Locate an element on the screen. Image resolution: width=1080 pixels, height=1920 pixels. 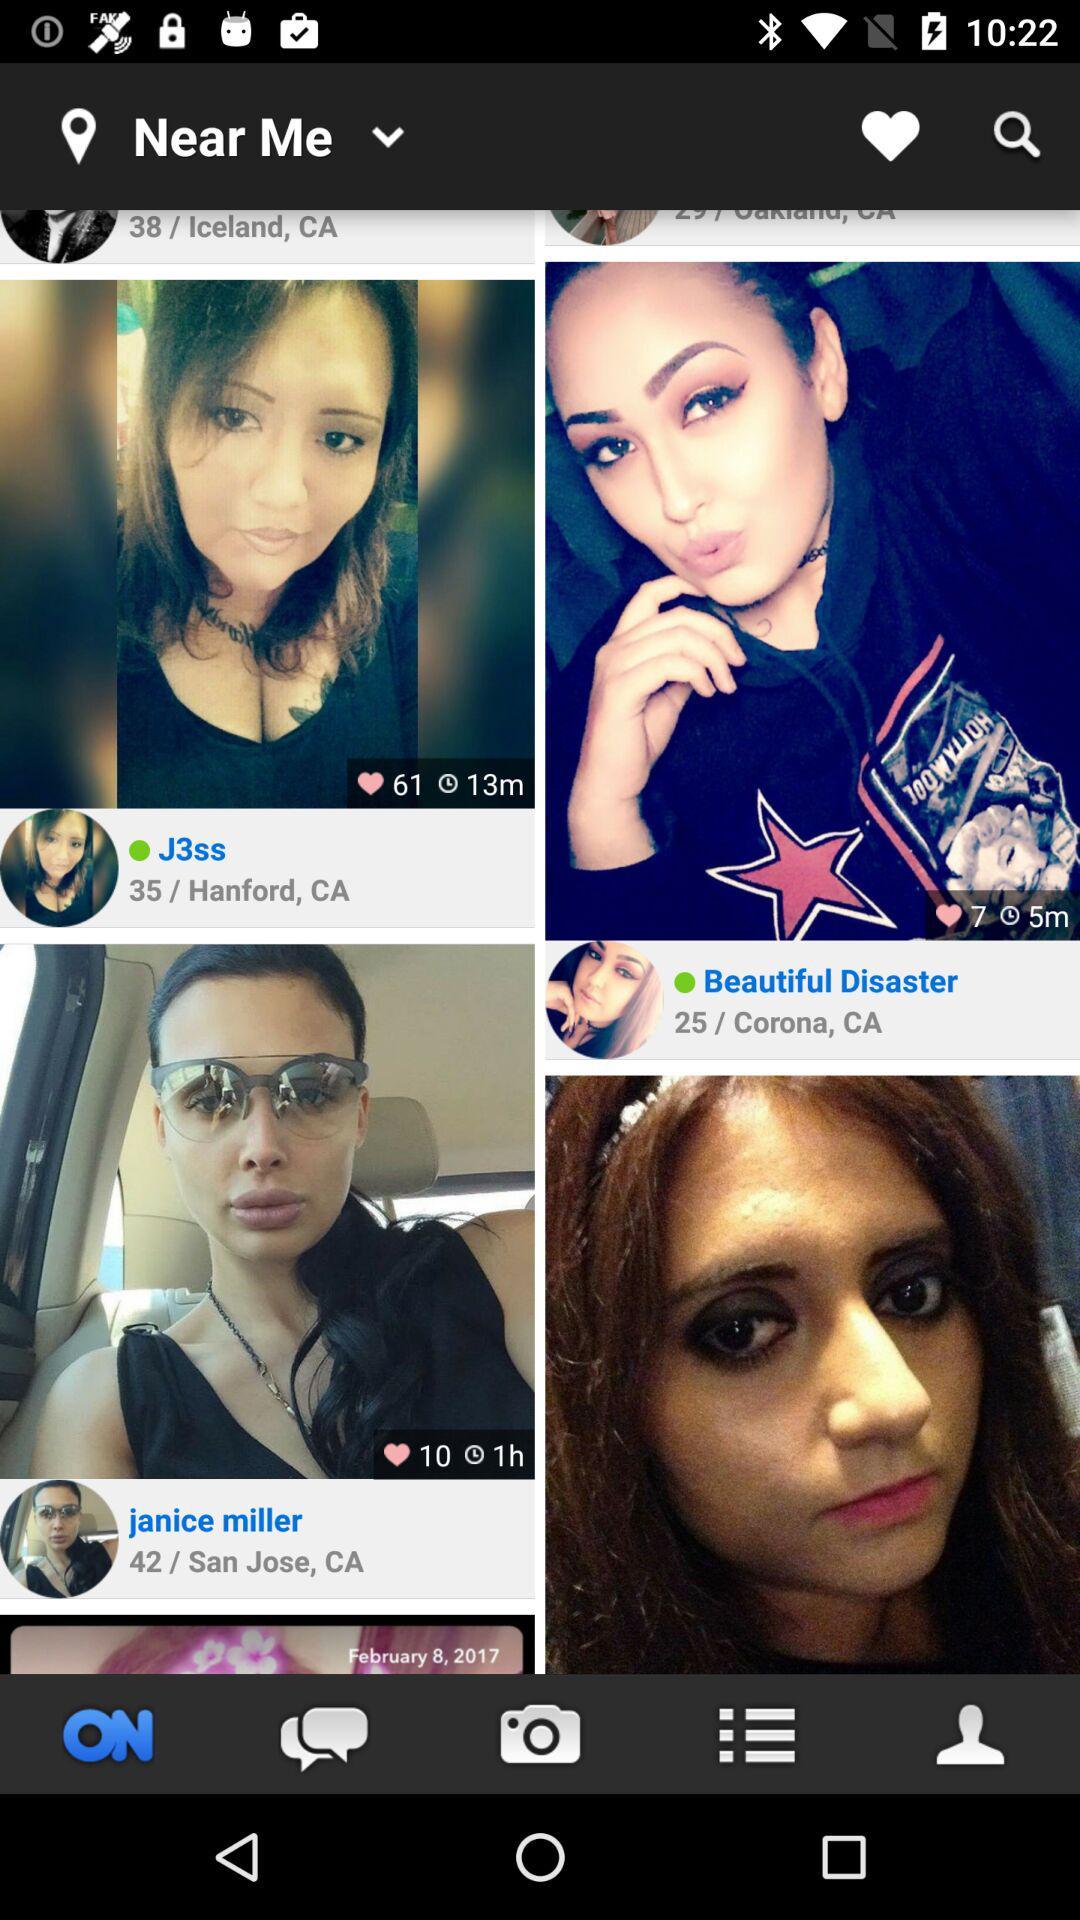
the chat icon is located at coordinates (323, 1733).